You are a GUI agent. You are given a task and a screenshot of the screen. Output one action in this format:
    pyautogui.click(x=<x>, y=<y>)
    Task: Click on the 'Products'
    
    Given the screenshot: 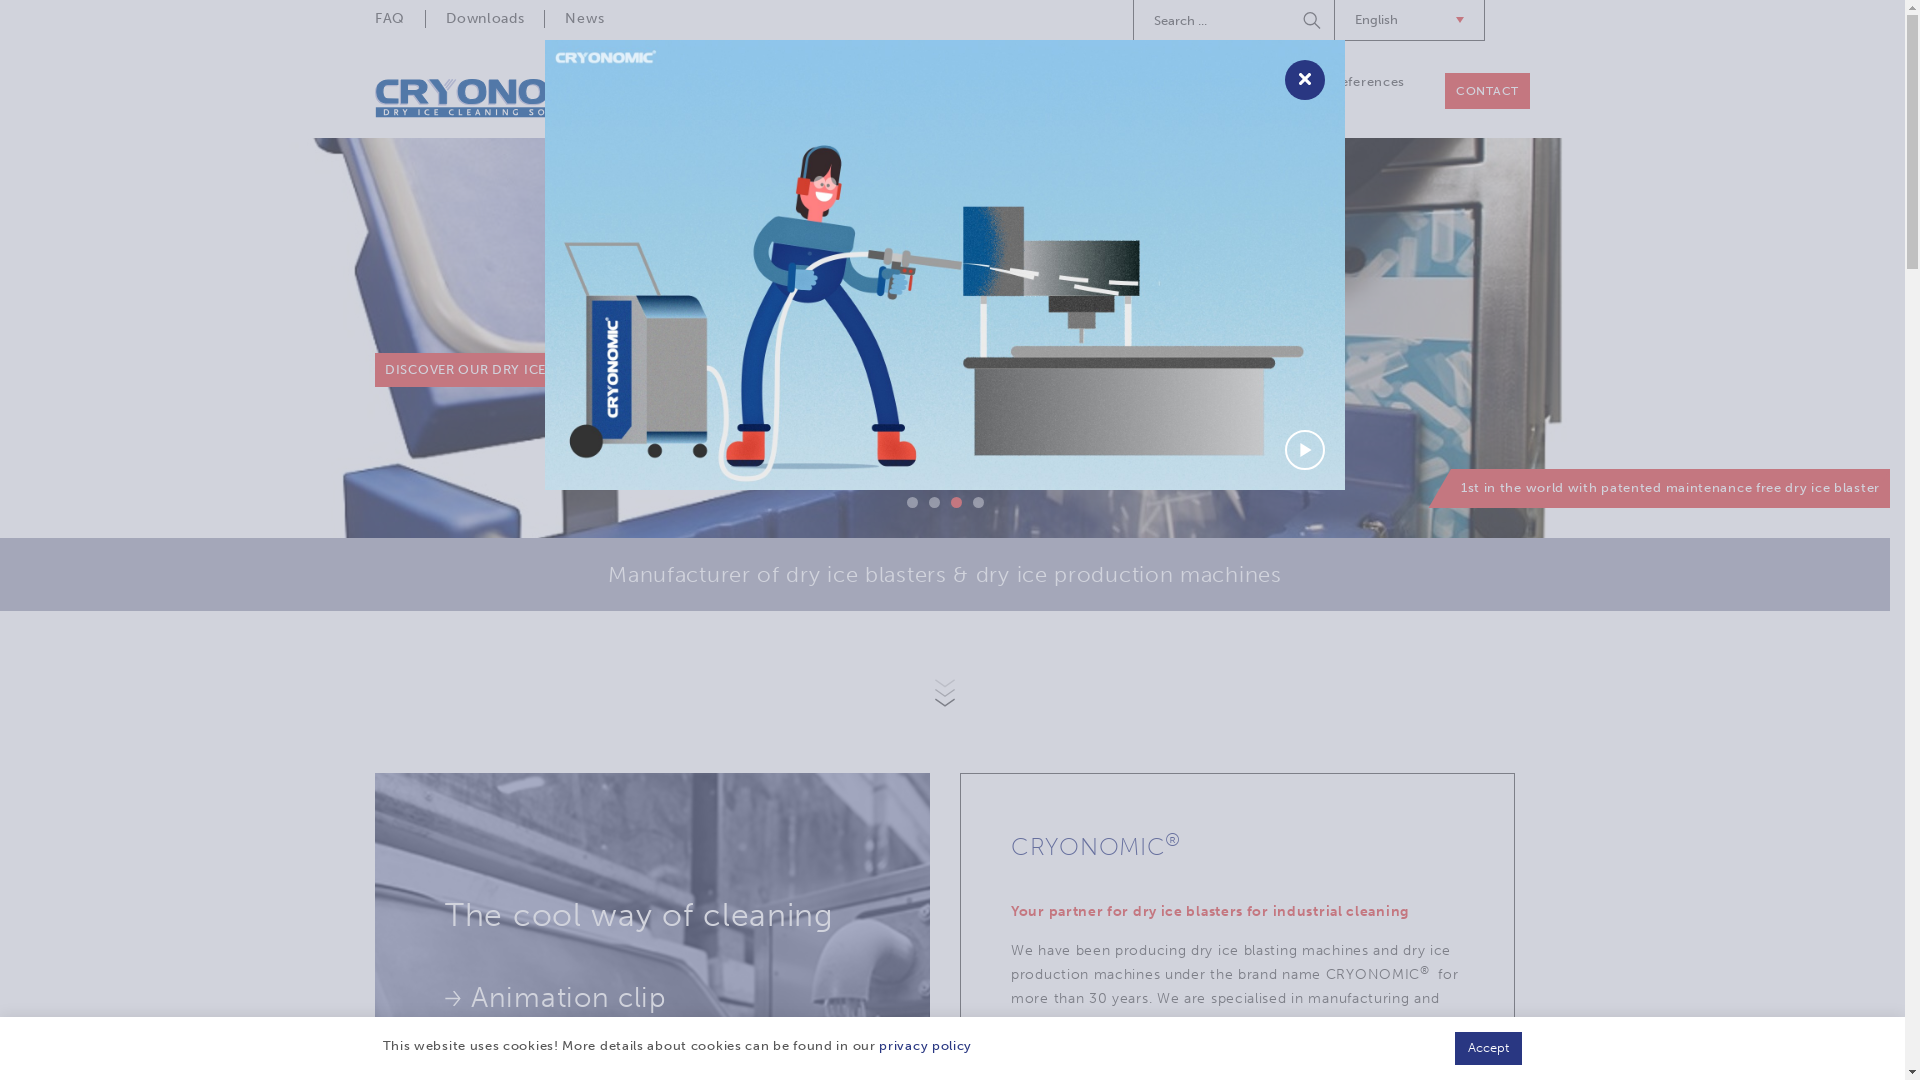 What is the action you would take?
    pyautogui.click(x=898, y=80)
    